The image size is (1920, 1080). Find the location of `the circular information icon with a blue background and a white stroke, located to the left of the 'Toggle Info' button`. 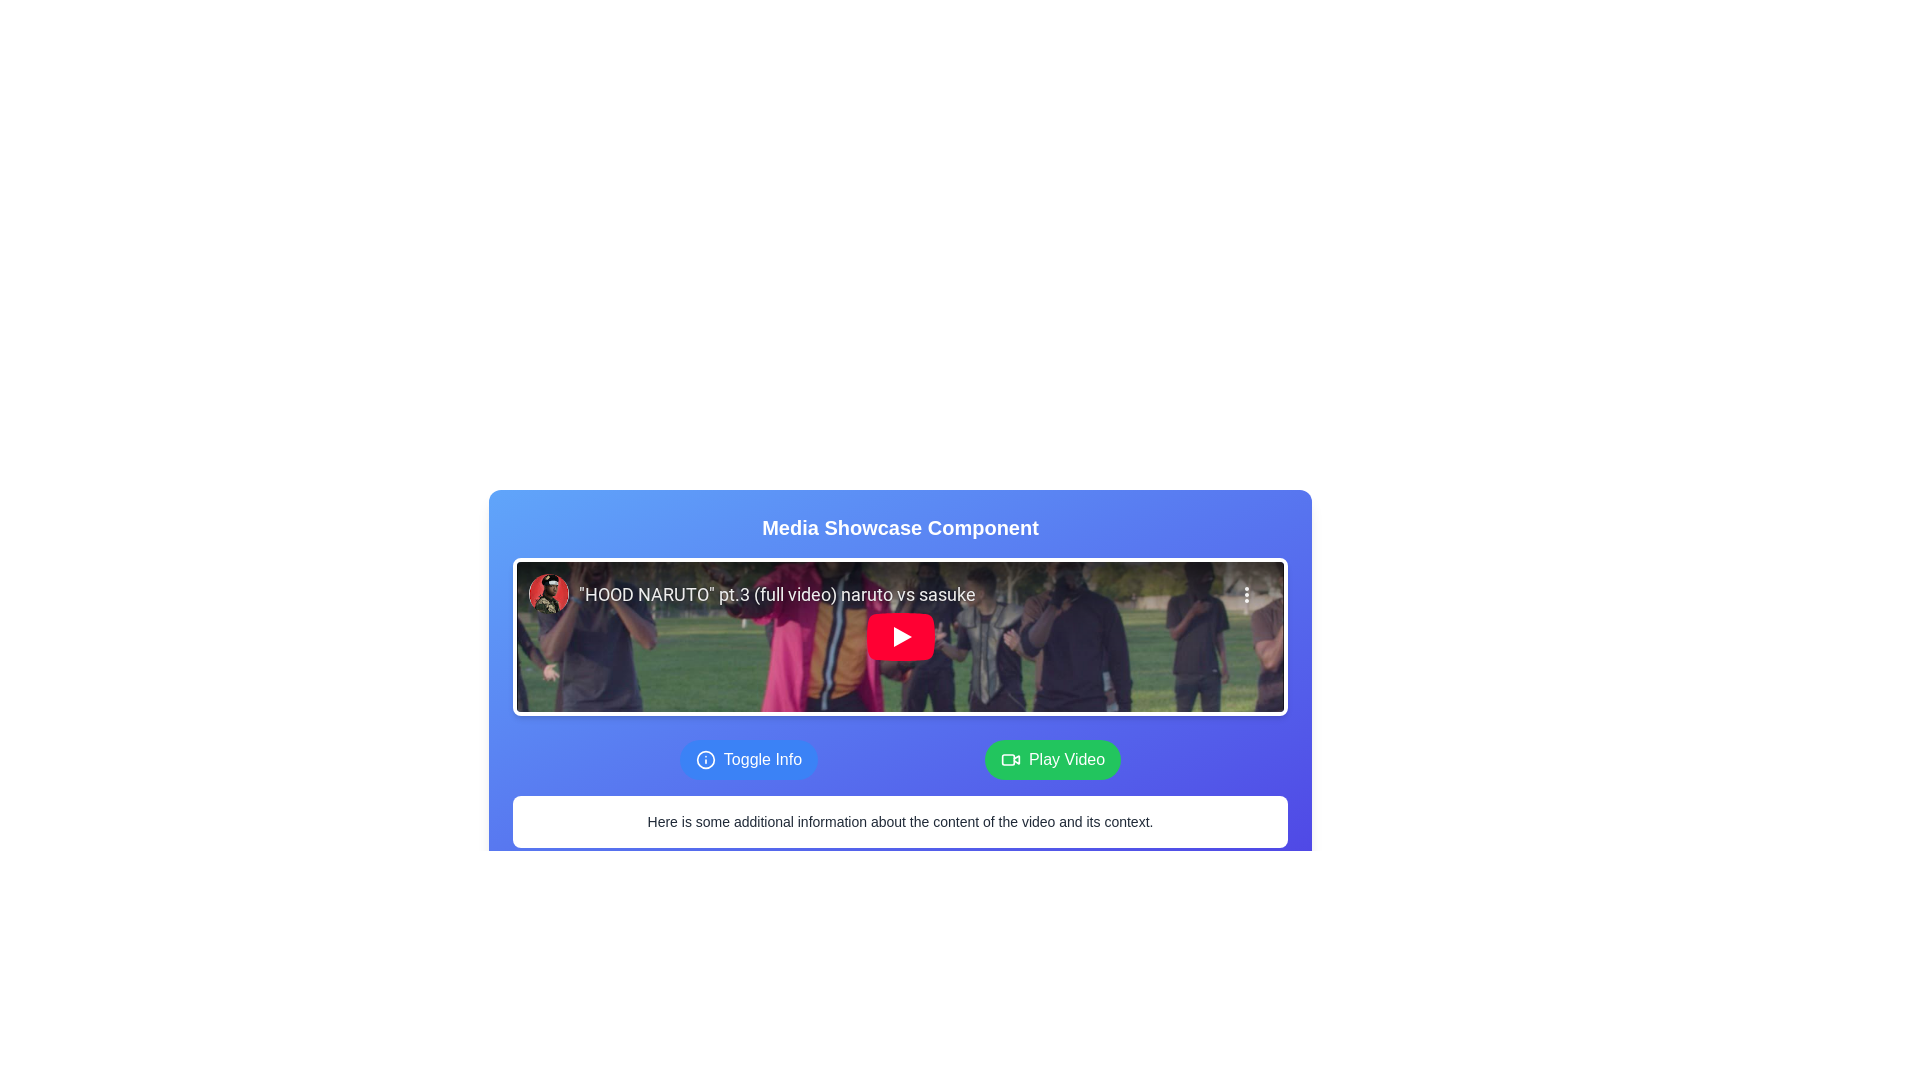

the circular information icon with a blue background and a white stroke, located to the left of the 'Toggle Info' button is located at coordinates (705, 759).